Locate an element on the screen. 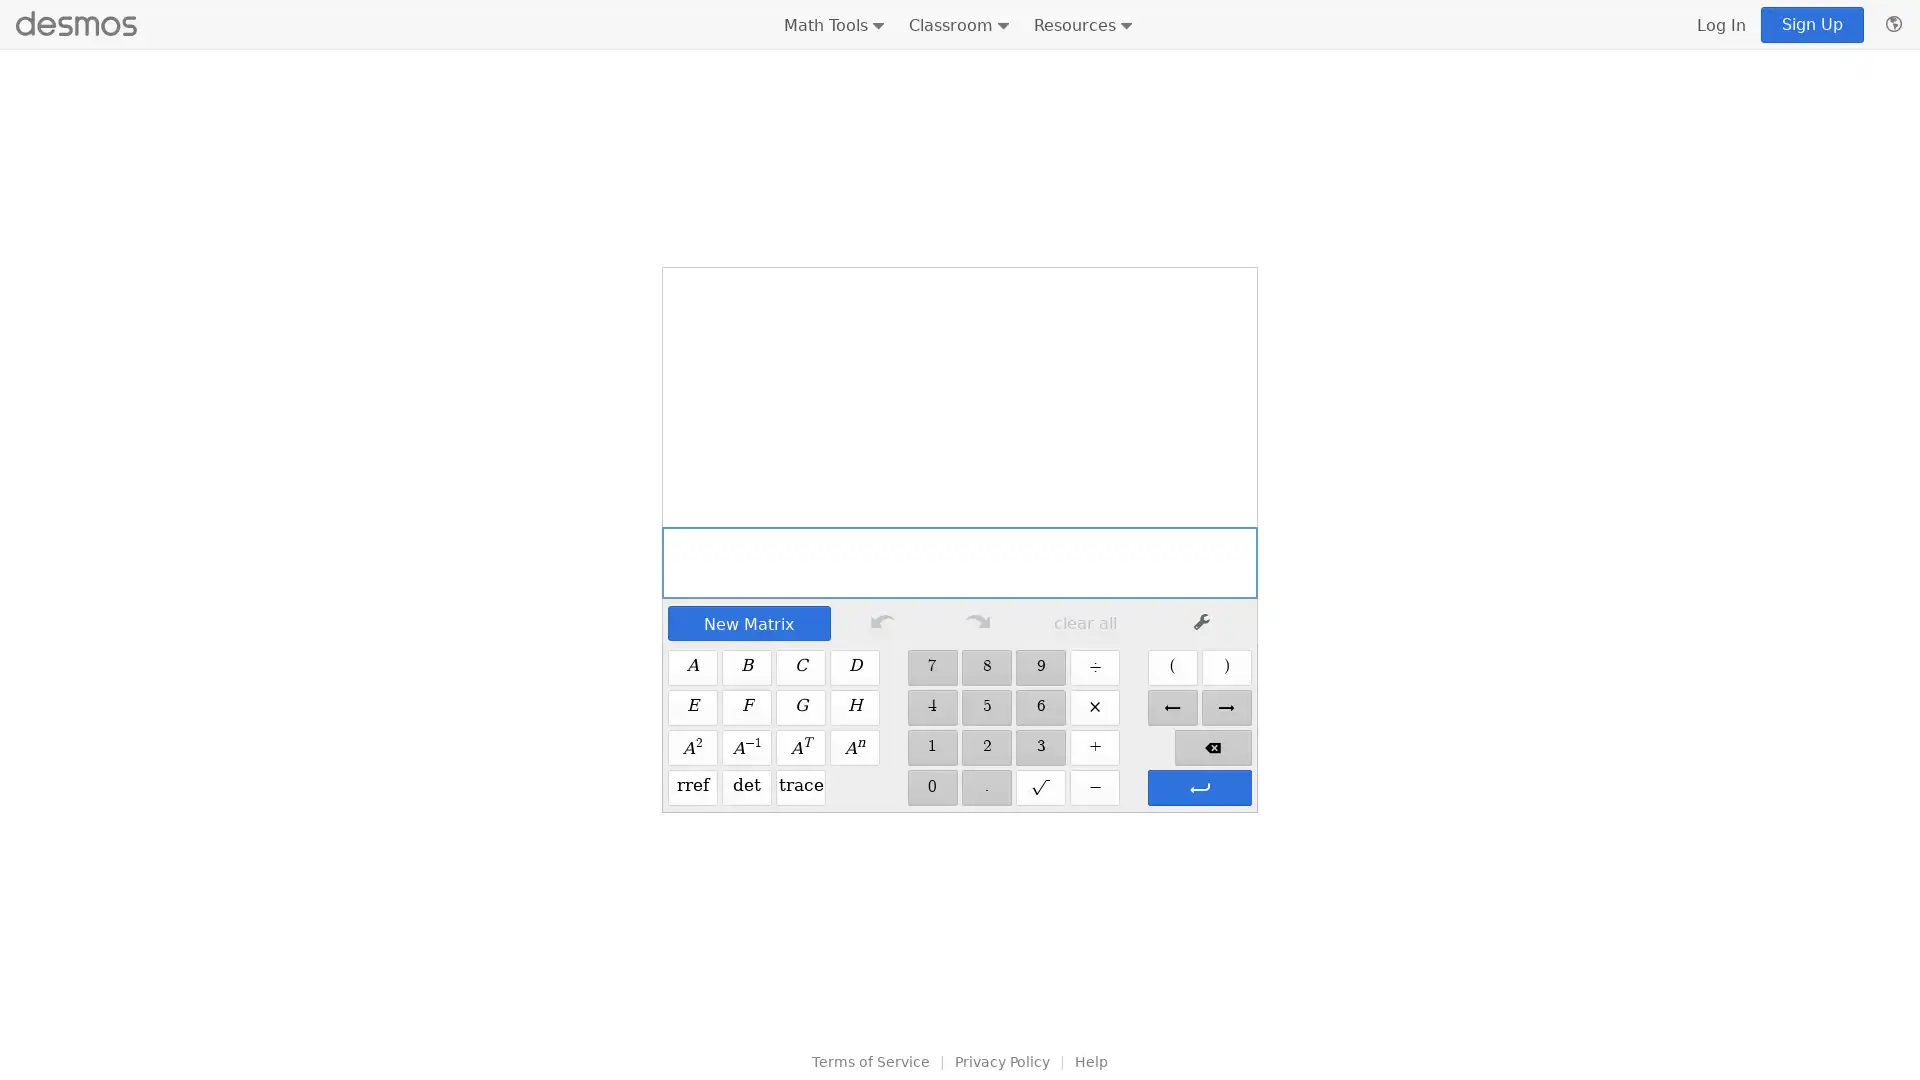 The height and width of the screenshot is (1080, 1920). 5 is located at coordinates (986, 707).